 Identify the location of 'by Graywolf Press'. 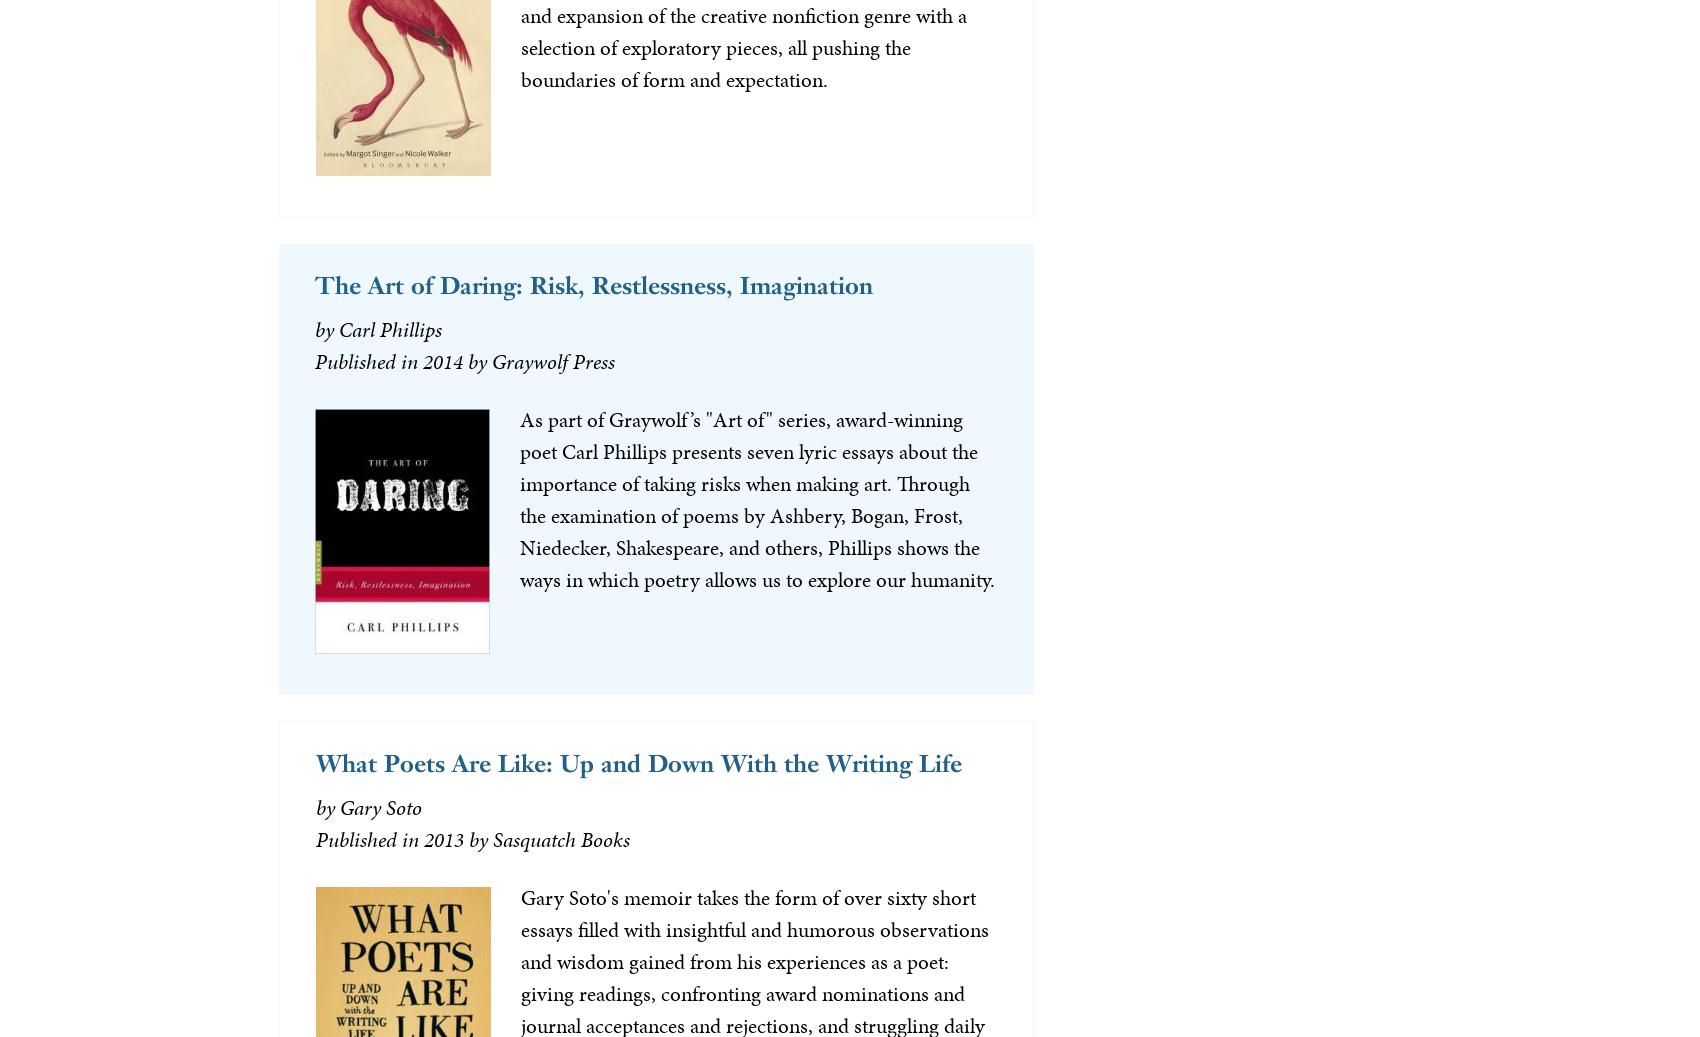
(539, 359).